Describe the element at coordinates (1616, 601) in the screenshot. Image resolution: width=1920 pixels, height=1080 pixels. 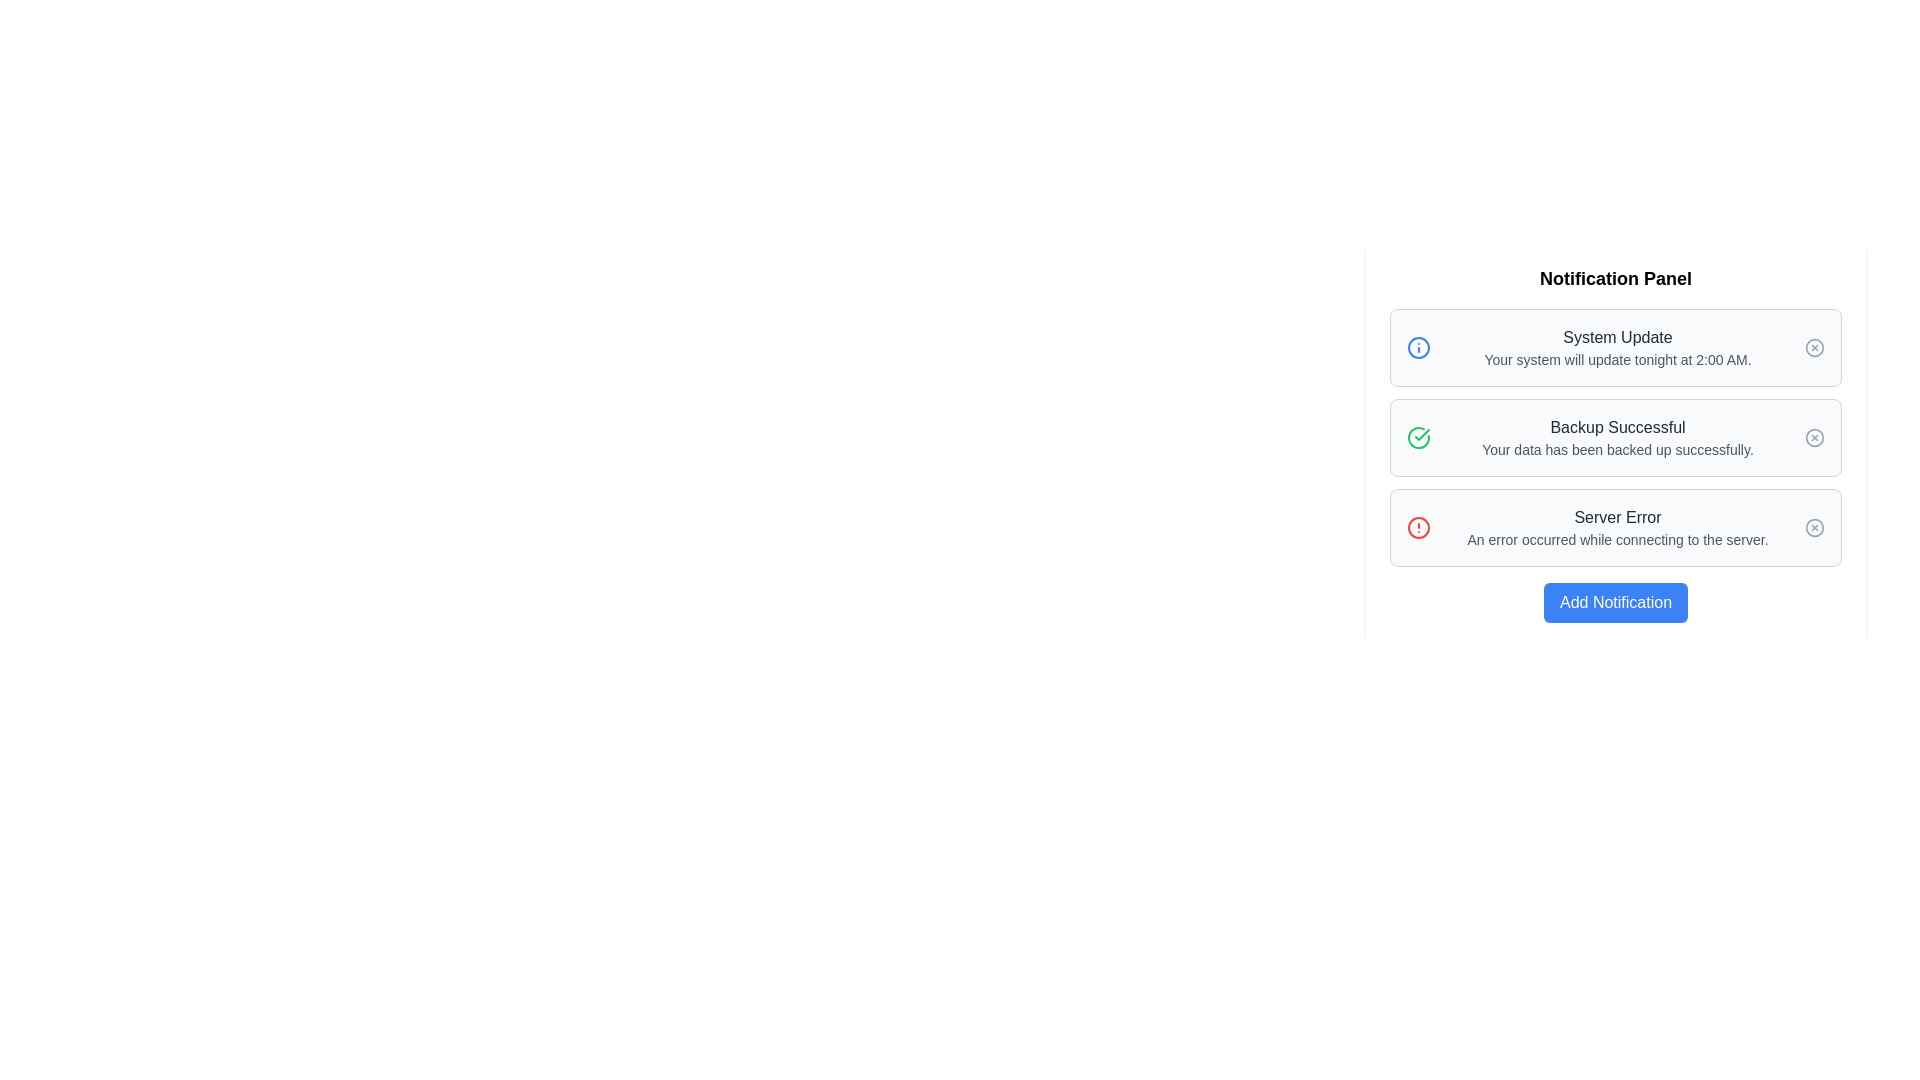
I see `the blue rectangular button with rounded corners labeled 'Add Notification' located at the bottom of the 'Notification Panel'` at that location.